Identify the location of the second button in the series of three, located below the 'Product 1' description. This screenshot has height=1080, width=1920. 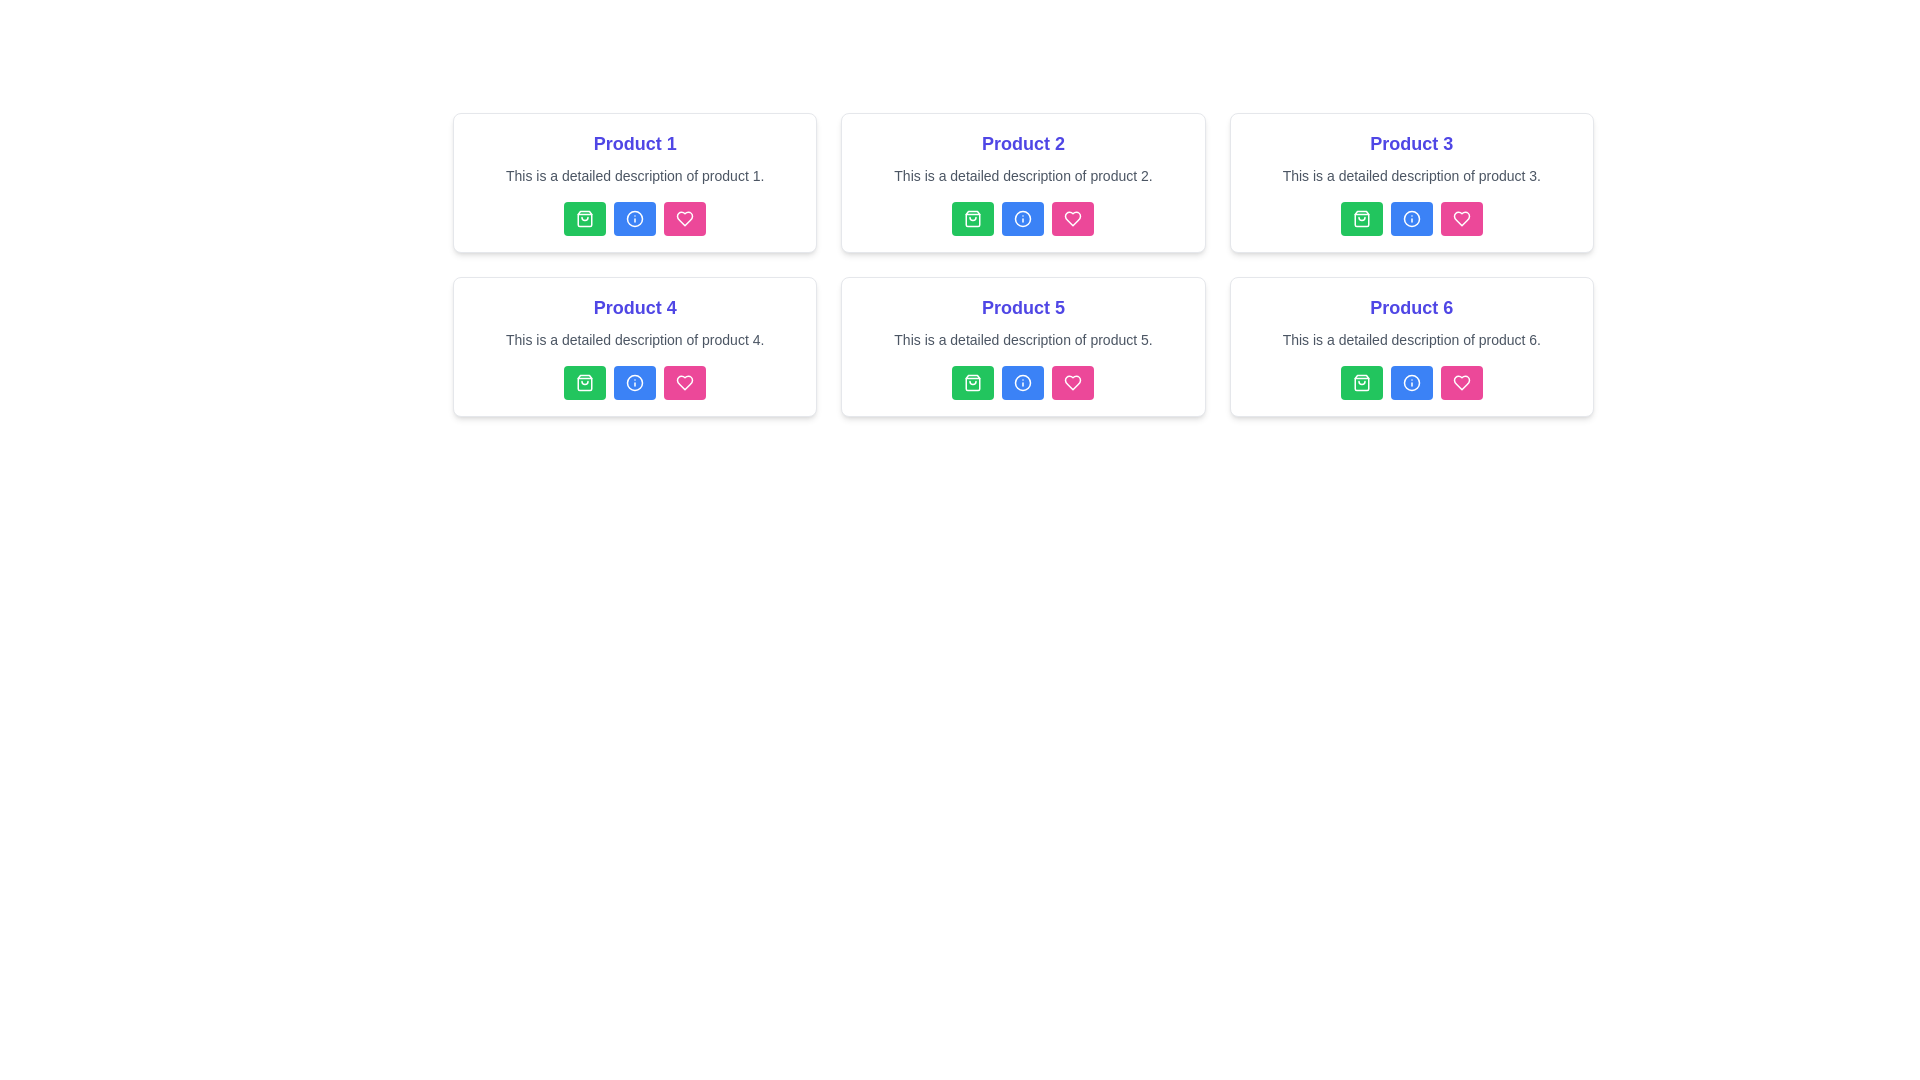
(634, 219).